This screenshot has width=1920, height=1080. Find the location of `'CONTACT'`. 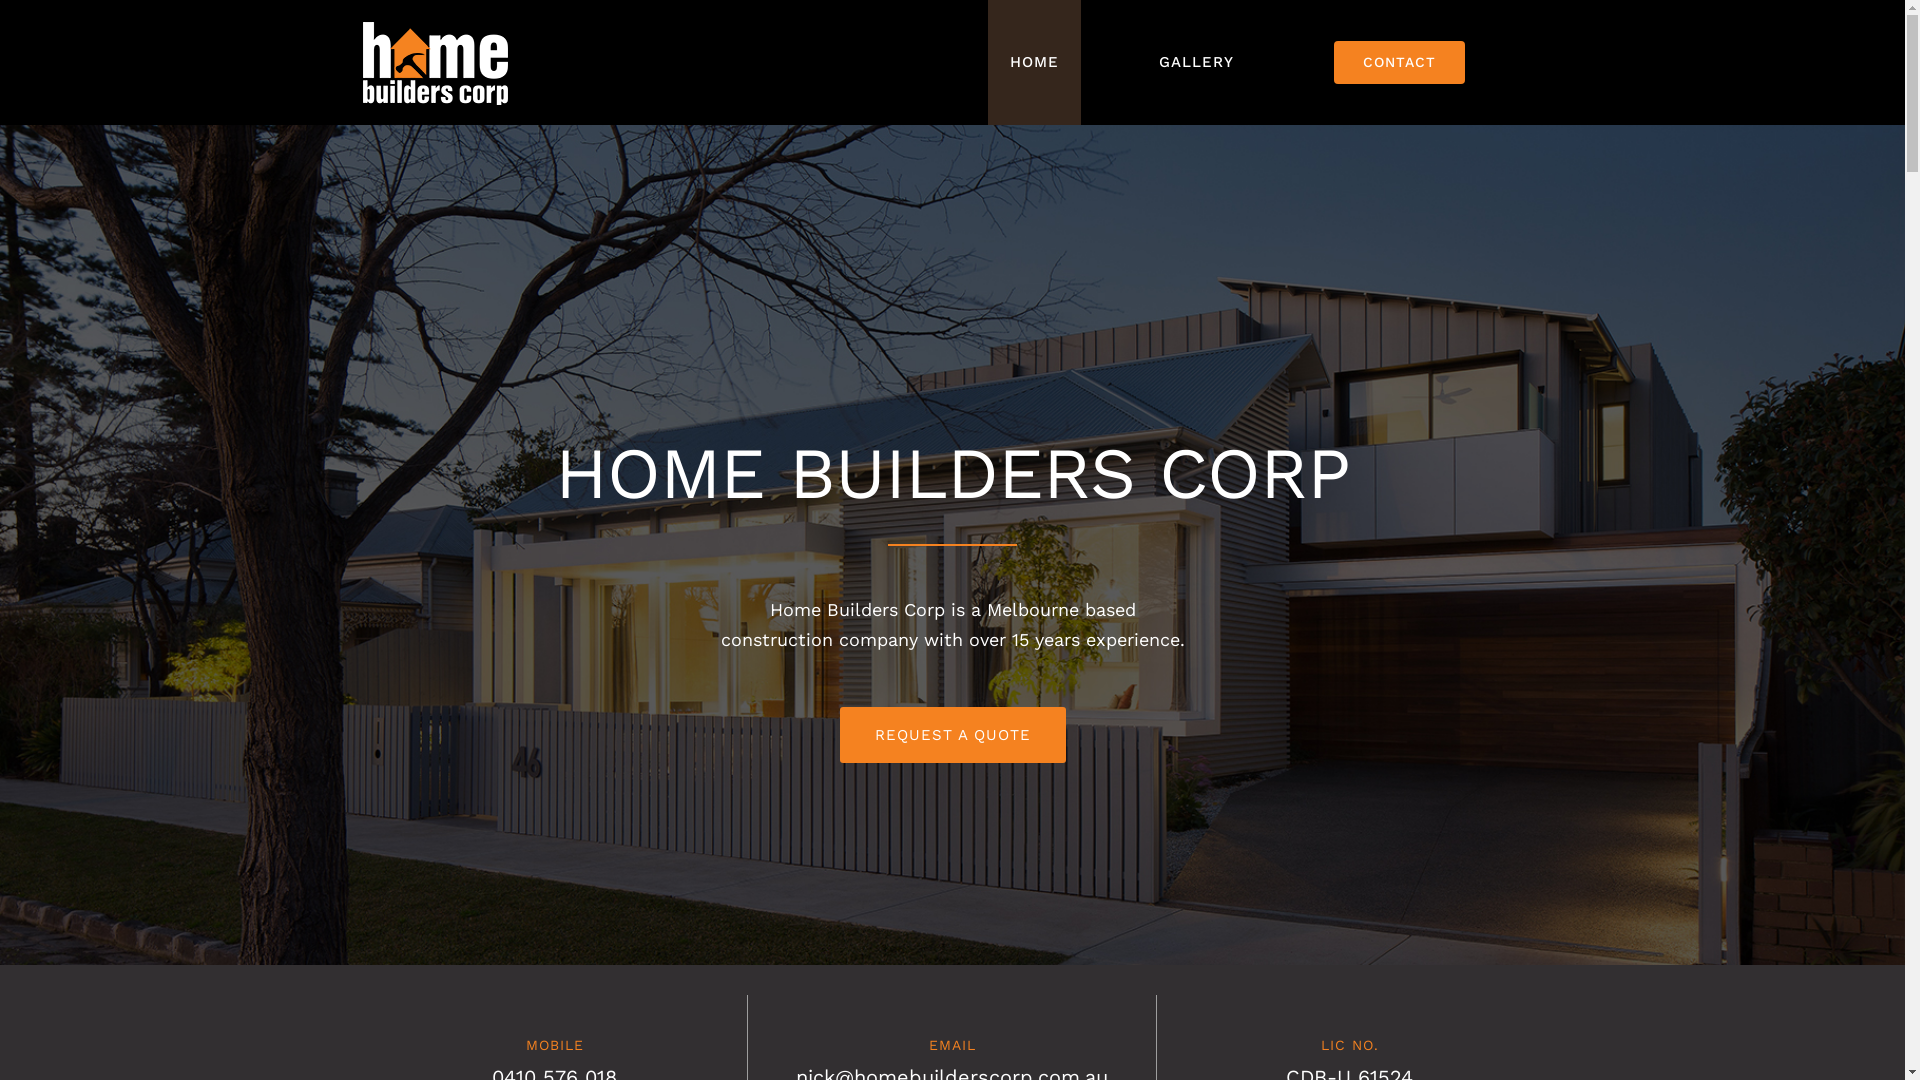

'CONTACT' is located at coordinates (1398, 61).